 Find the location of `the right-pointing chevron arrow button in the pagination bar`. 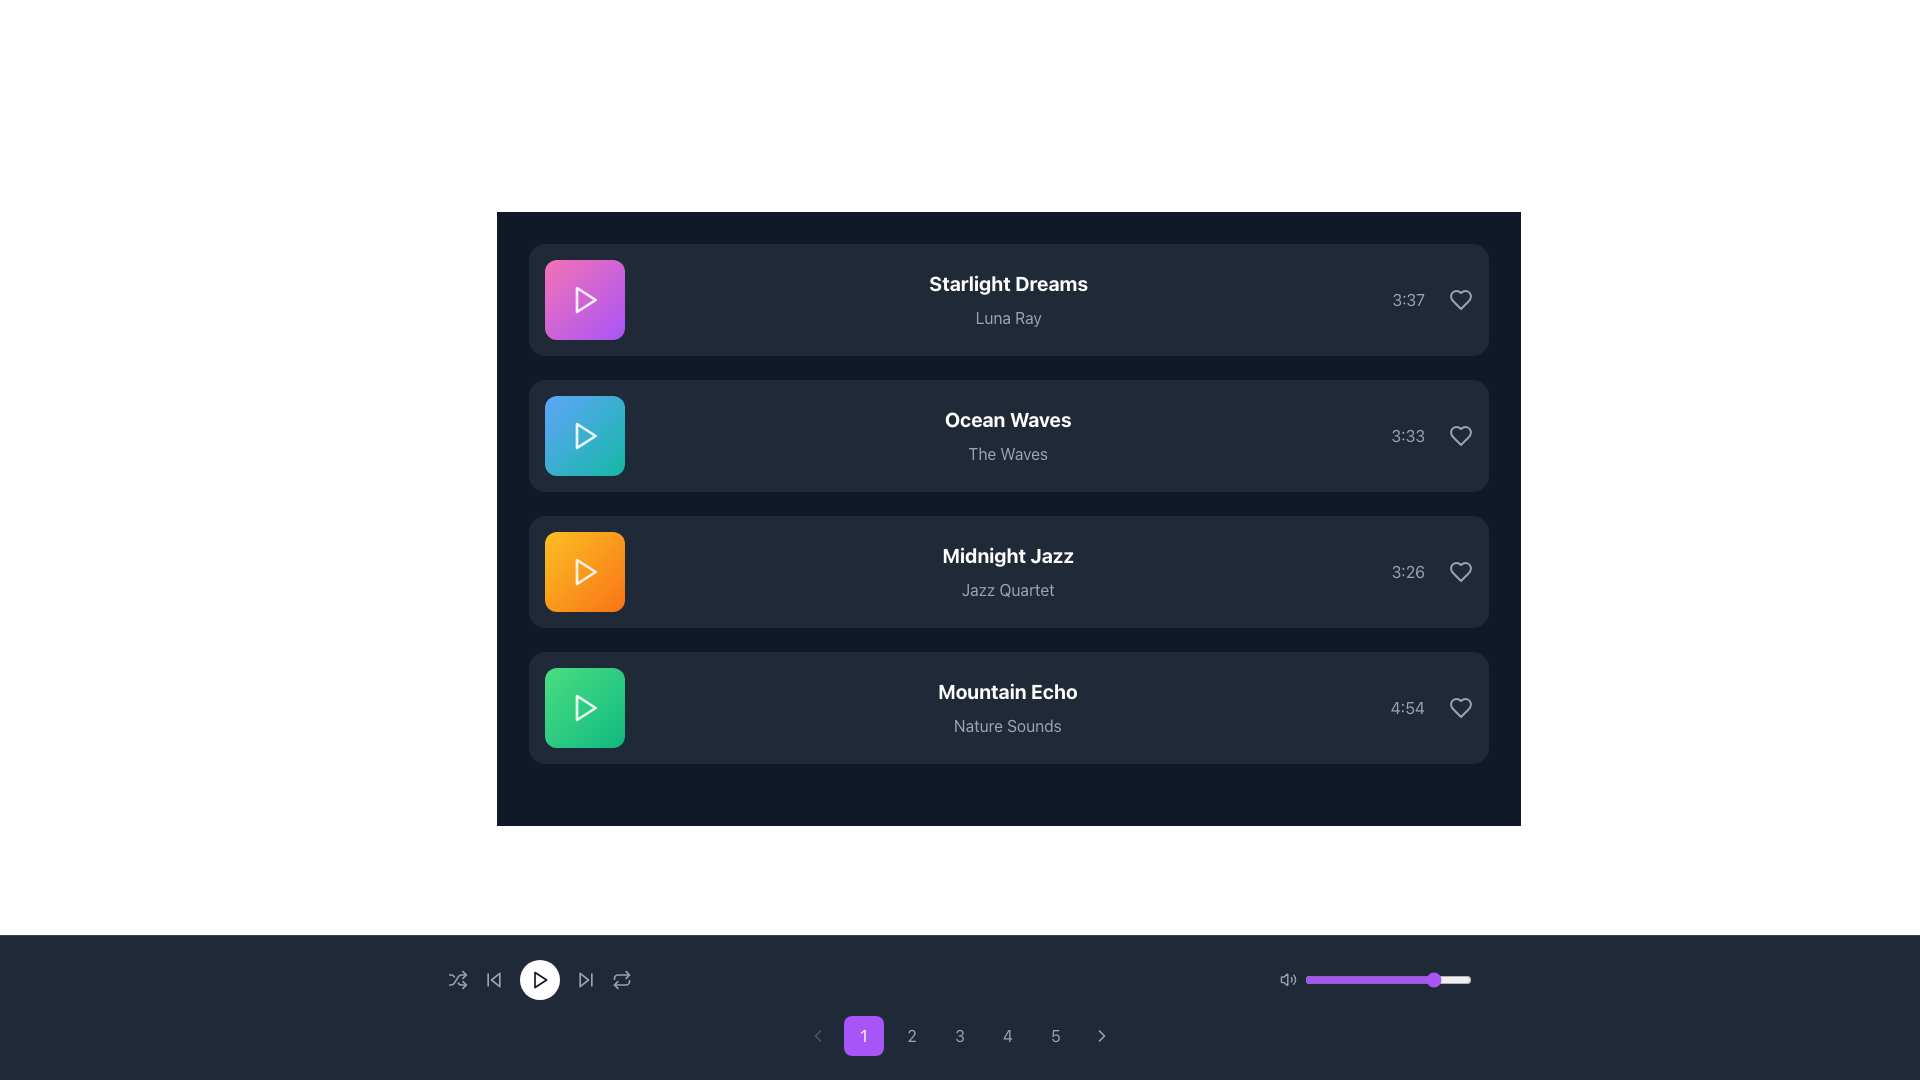

the right-pointing chevron arrow button in the pagination bar is located at coordinates (1101, 1035).